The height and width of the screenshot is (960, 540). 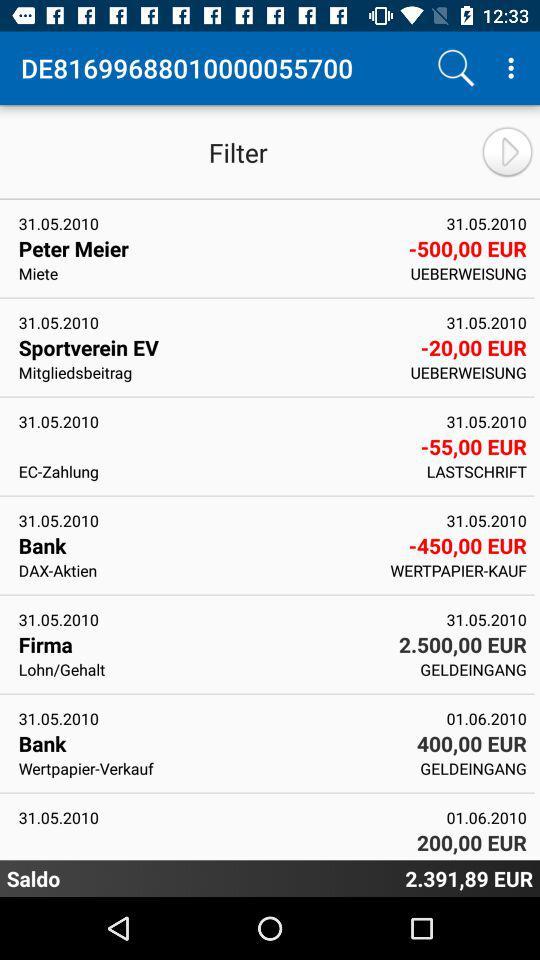 What do you see at coordinates (455, 68) in the screenshot?
I see `the icon next to the de81699688010000055700 app` at bounding box center [455, 68].